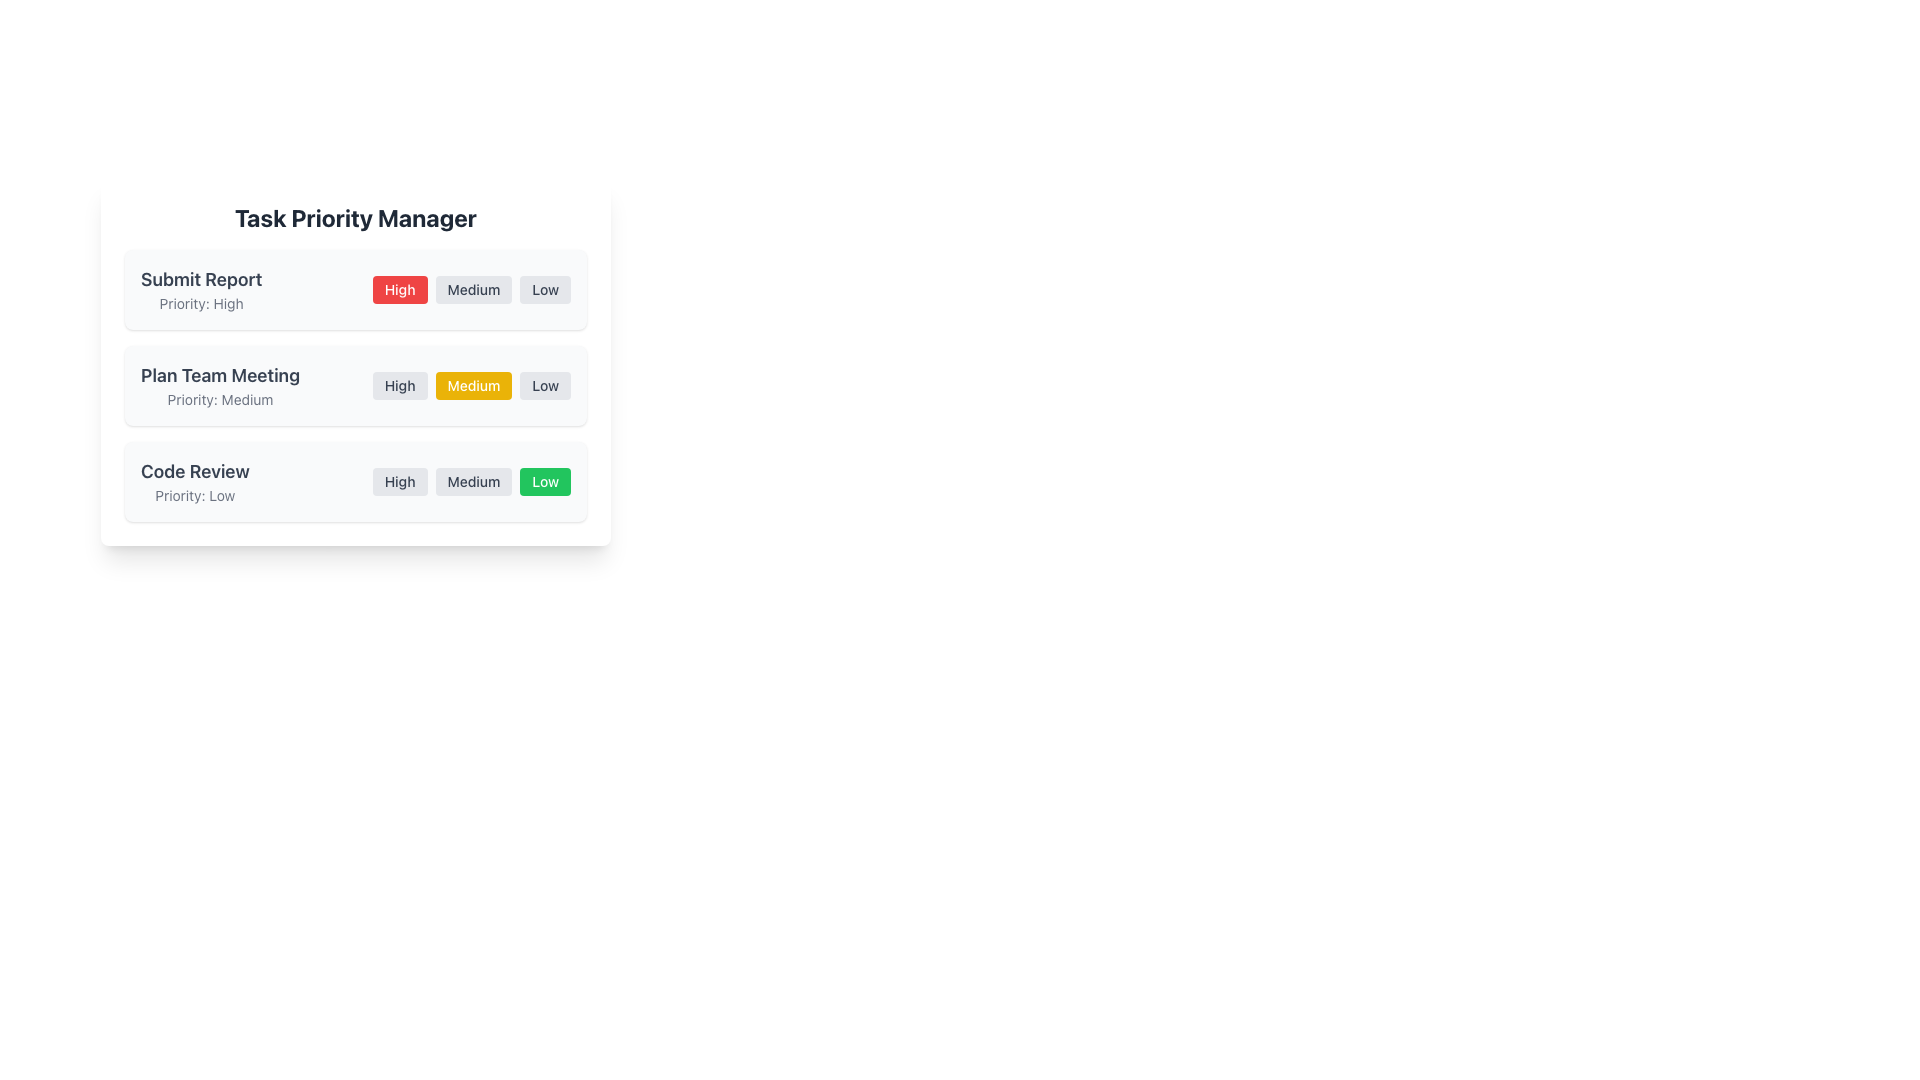 This screenshot has width=1920, height=1080. I want to click on the rightmost button labeled 'Low' in the group of three buttons ('High', 'Medium', 'Low') under the title 'Plan Team Meeting', so click(545, 385).